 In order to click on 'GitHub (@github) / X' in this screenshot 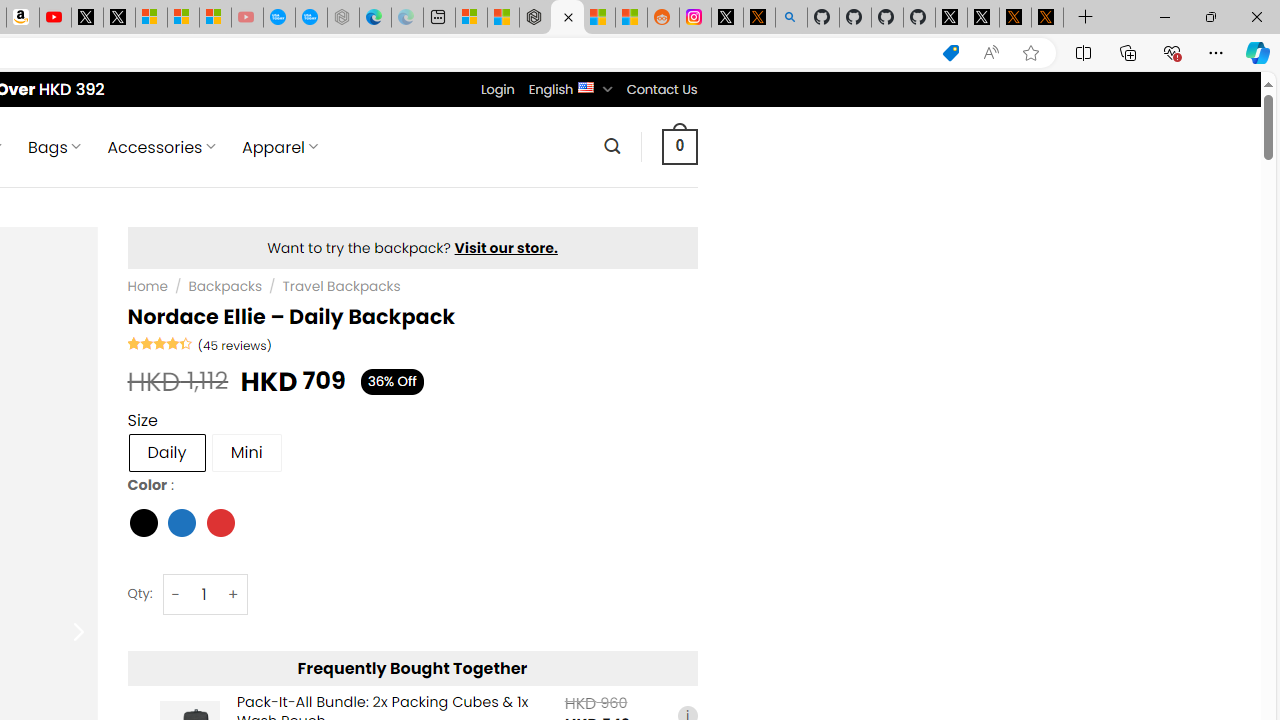, I will do `click(983, 17)`.